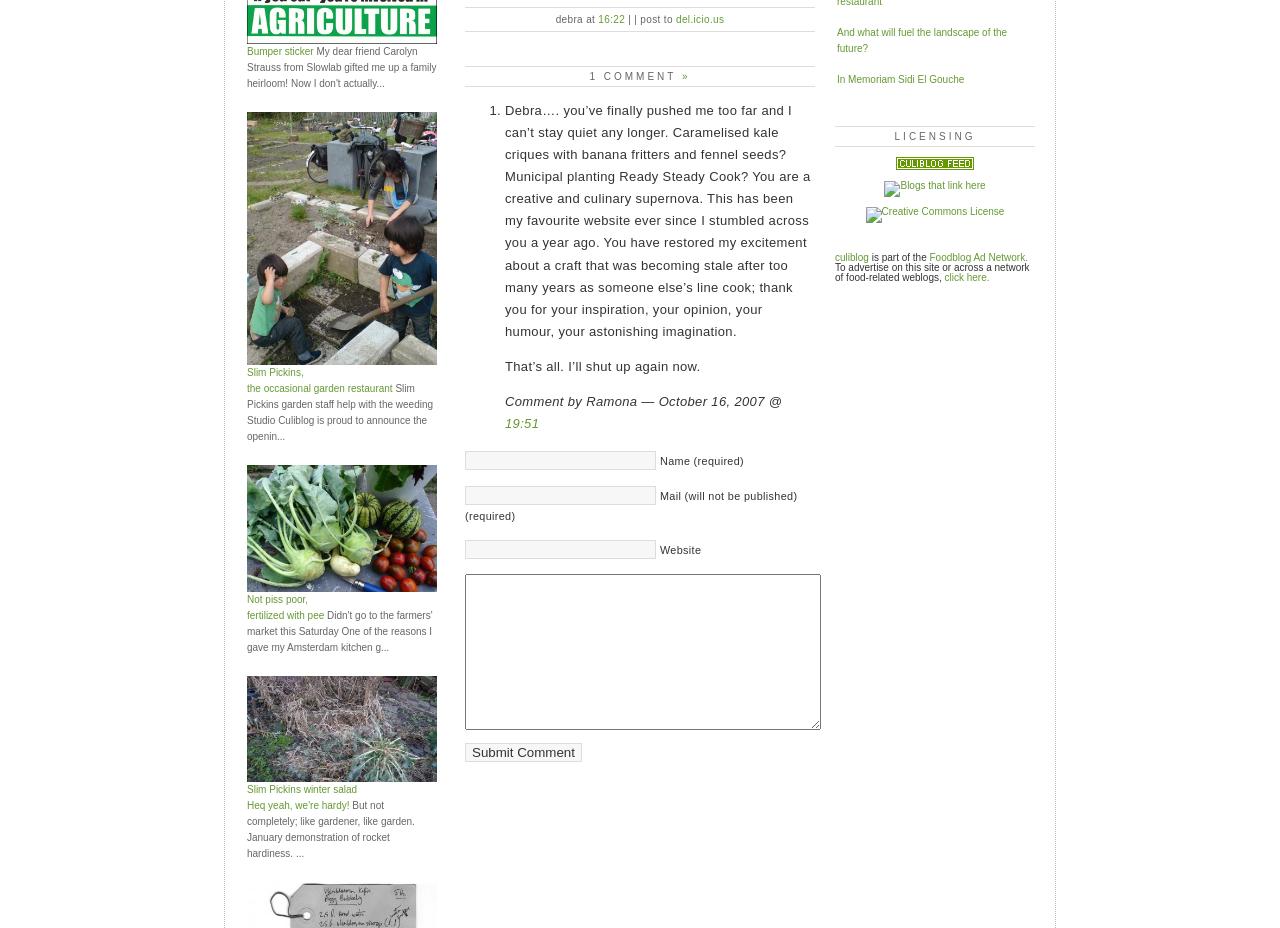 This screenshot has width=1280, height=928. I want to click on 'Mail (will not be published) (required)', so click(630, 505).